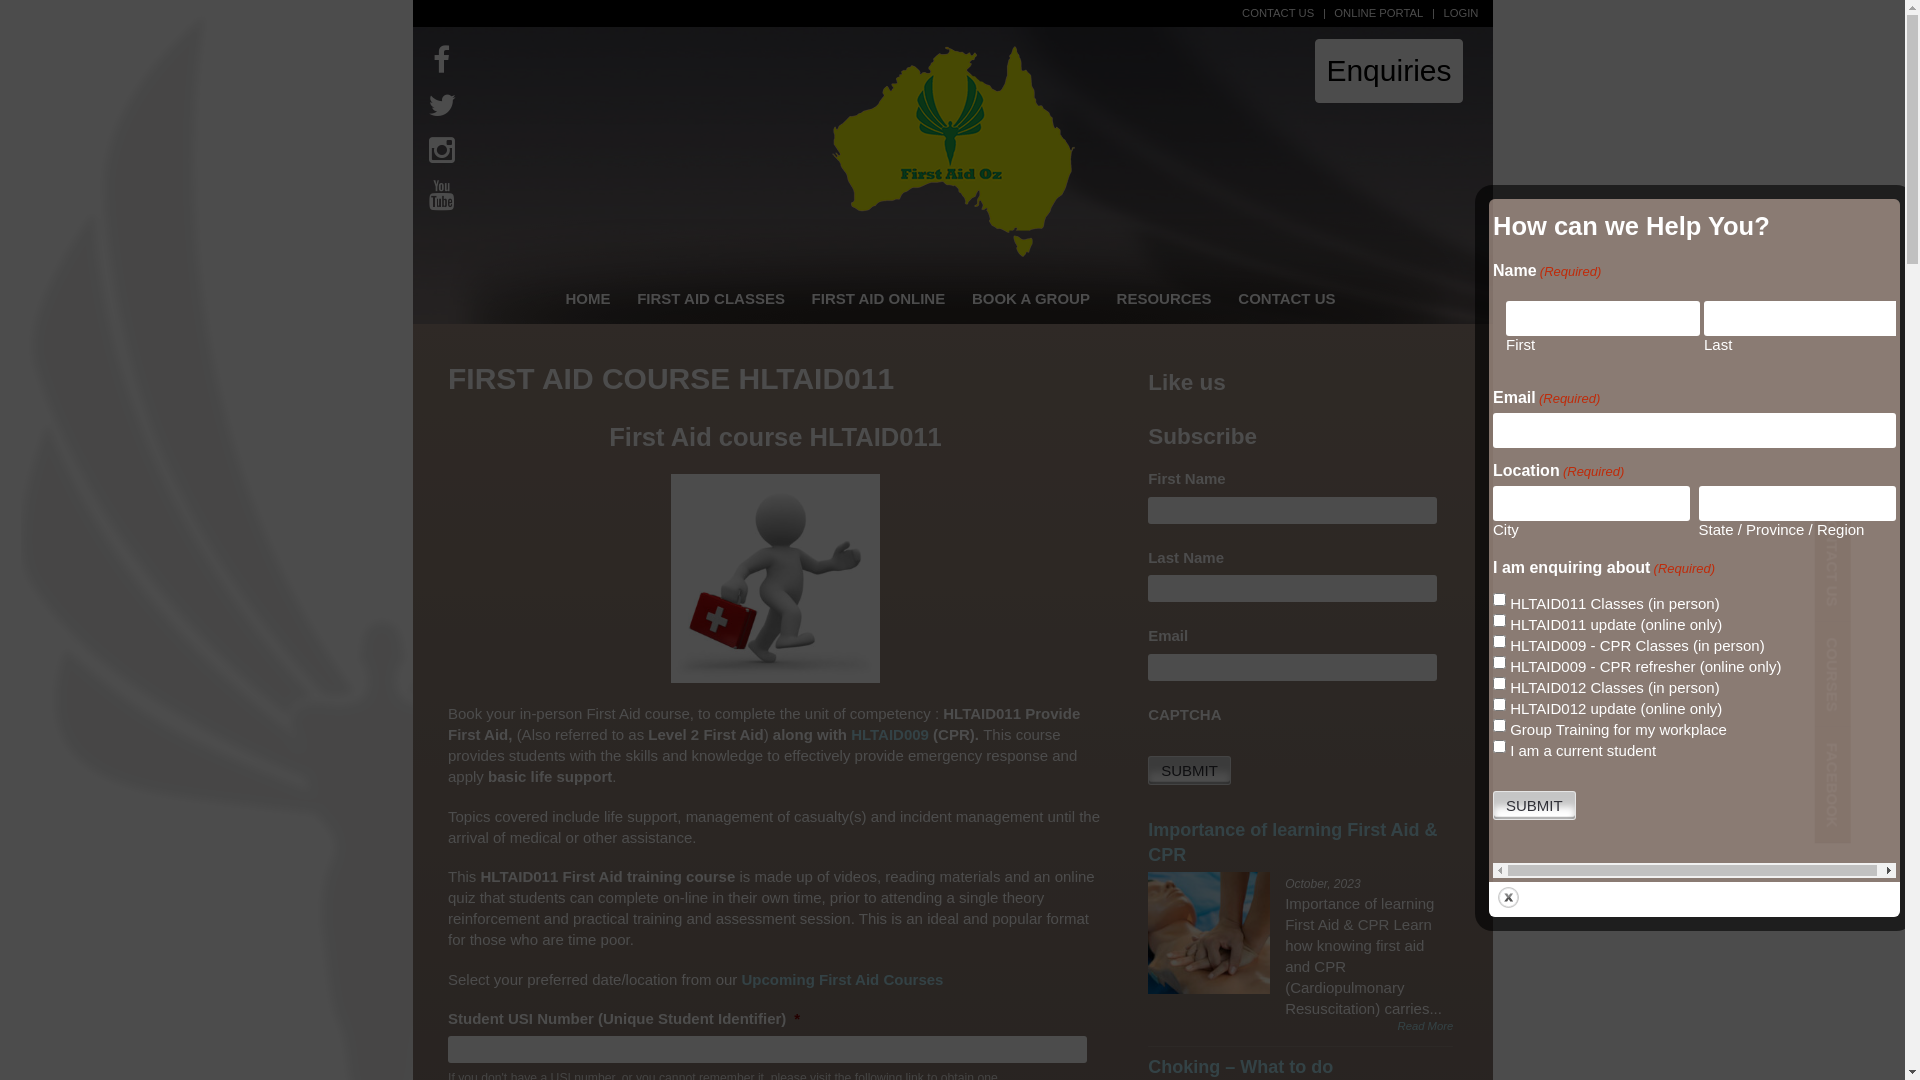 The image size is (1920, 1080). What do you see at coordinates (1163, 297) in the screenshot?
I see `'RESOURCES'` at bounding box center [1163, 297].